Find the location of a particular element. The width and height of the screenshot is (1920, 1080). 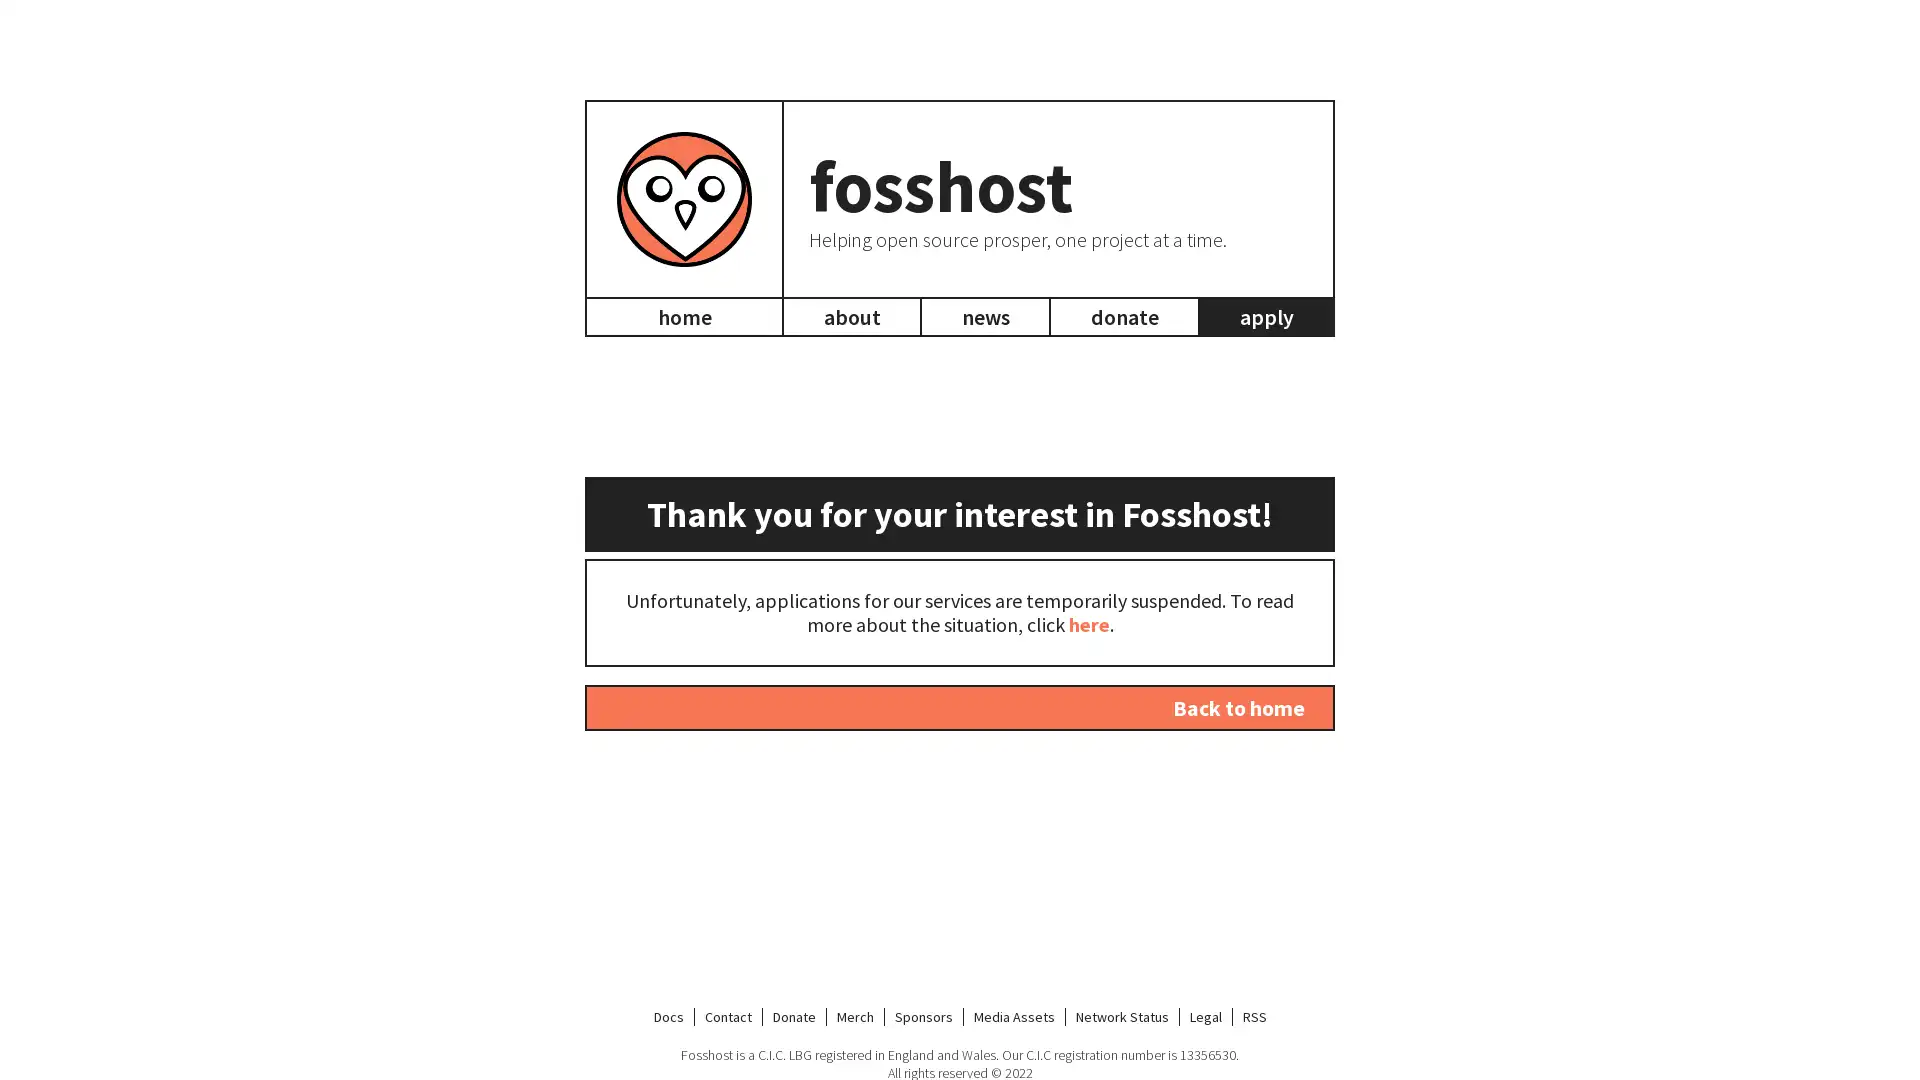

Back to home is located at coordinates (960, 705).